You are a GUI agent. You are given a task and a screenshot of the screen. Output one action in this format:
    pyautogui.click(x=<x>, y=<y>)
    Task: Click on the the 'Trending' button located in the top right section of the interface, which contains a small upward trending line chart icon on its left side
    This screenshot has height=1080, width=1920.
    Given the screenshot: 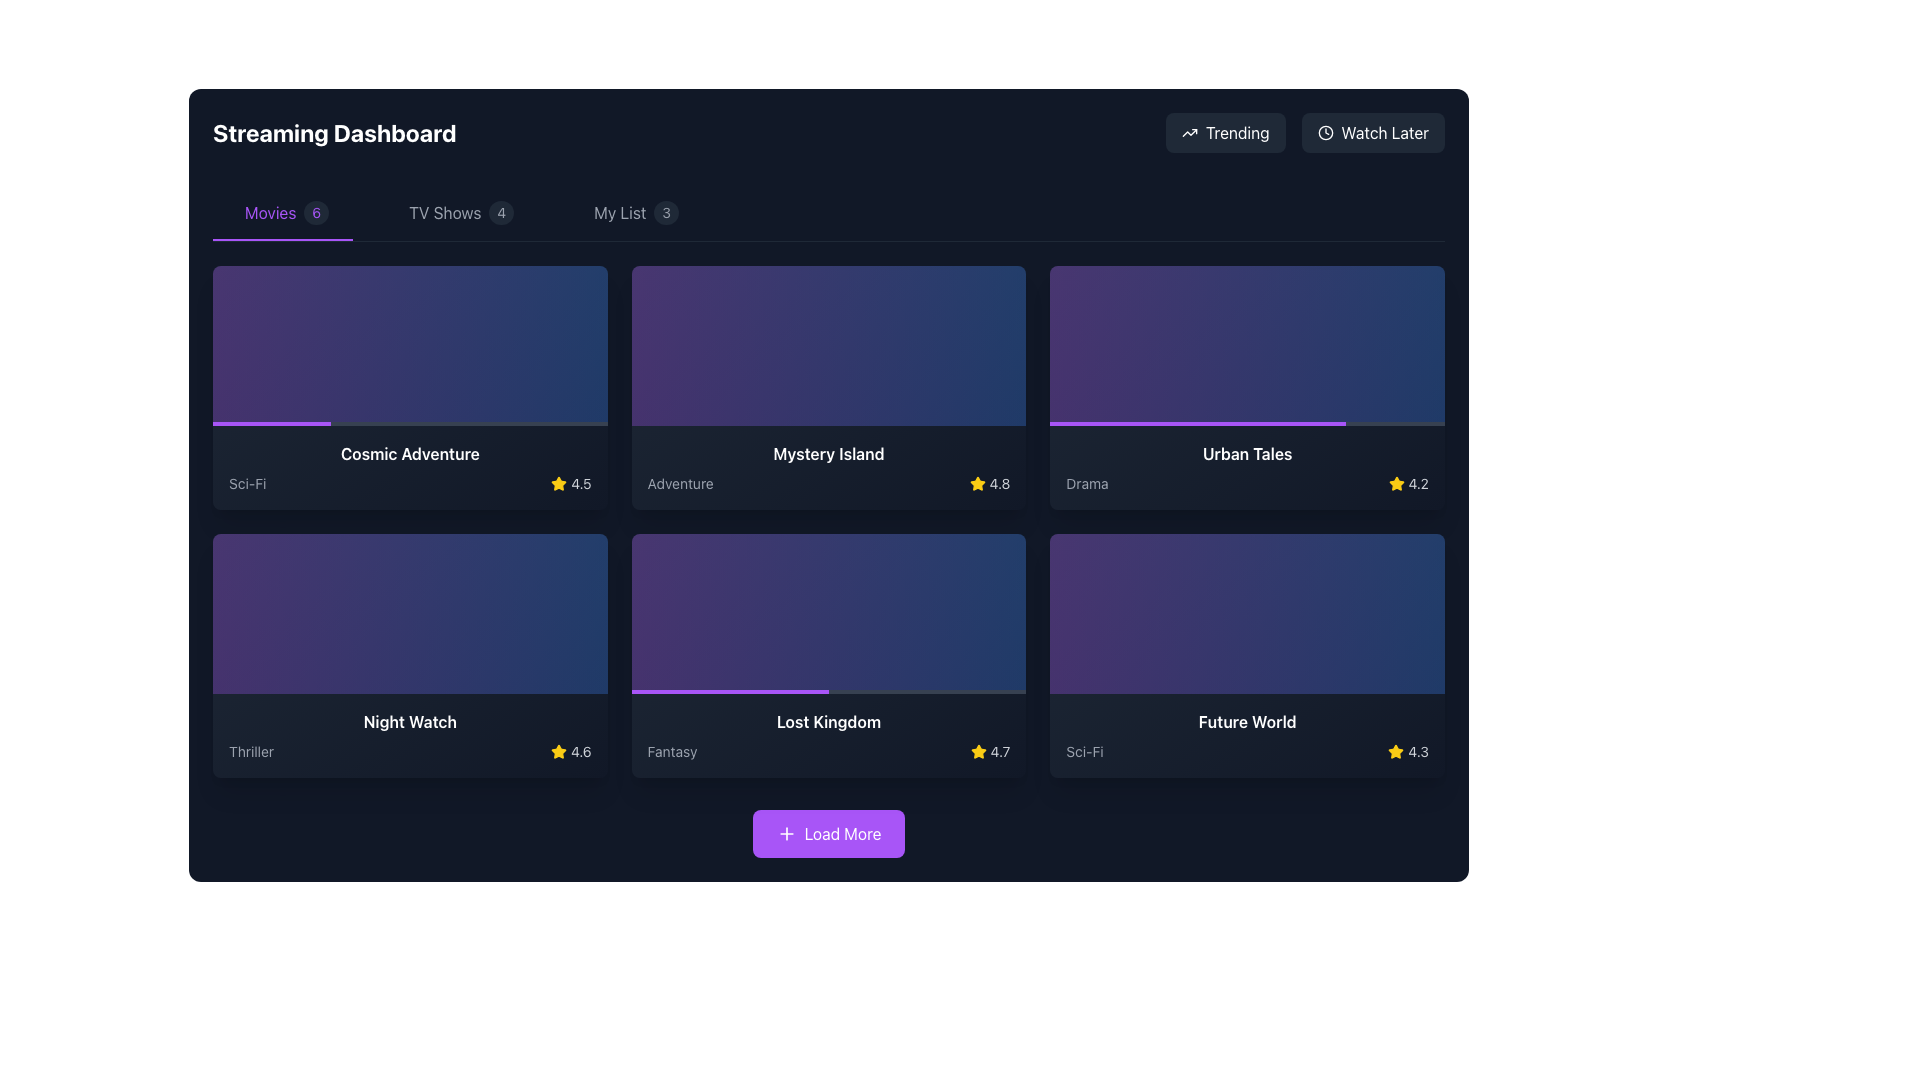 What is the action you would take?
    pyautogui.click(x=1189, y=132)
    